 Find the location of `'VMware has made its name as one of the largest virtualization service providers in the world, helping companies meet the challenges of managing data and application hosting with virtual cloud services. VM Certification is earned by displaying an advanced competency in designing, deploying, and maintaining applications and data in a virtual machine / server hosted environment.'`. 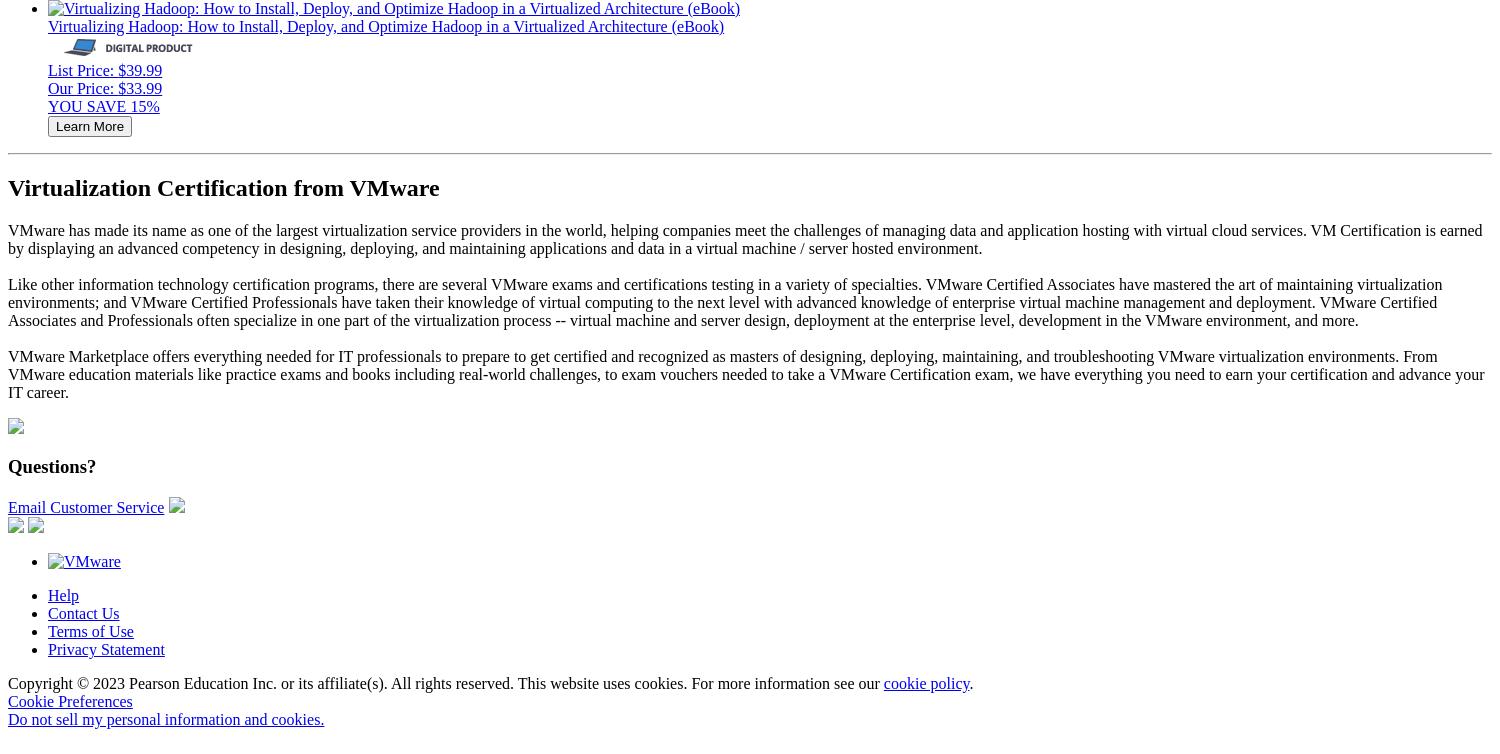

'VMware has made its name as one of the largest virtualization service providers in the world, helping companies meet the challenges of managing data and application hosting with virtual cloud services. VM Certification is earned by displaying an advanced competency in designing, deploying, and maintaining applications and data in a virtual machine / server hosted environment.' is located at coordinates (744, 237).